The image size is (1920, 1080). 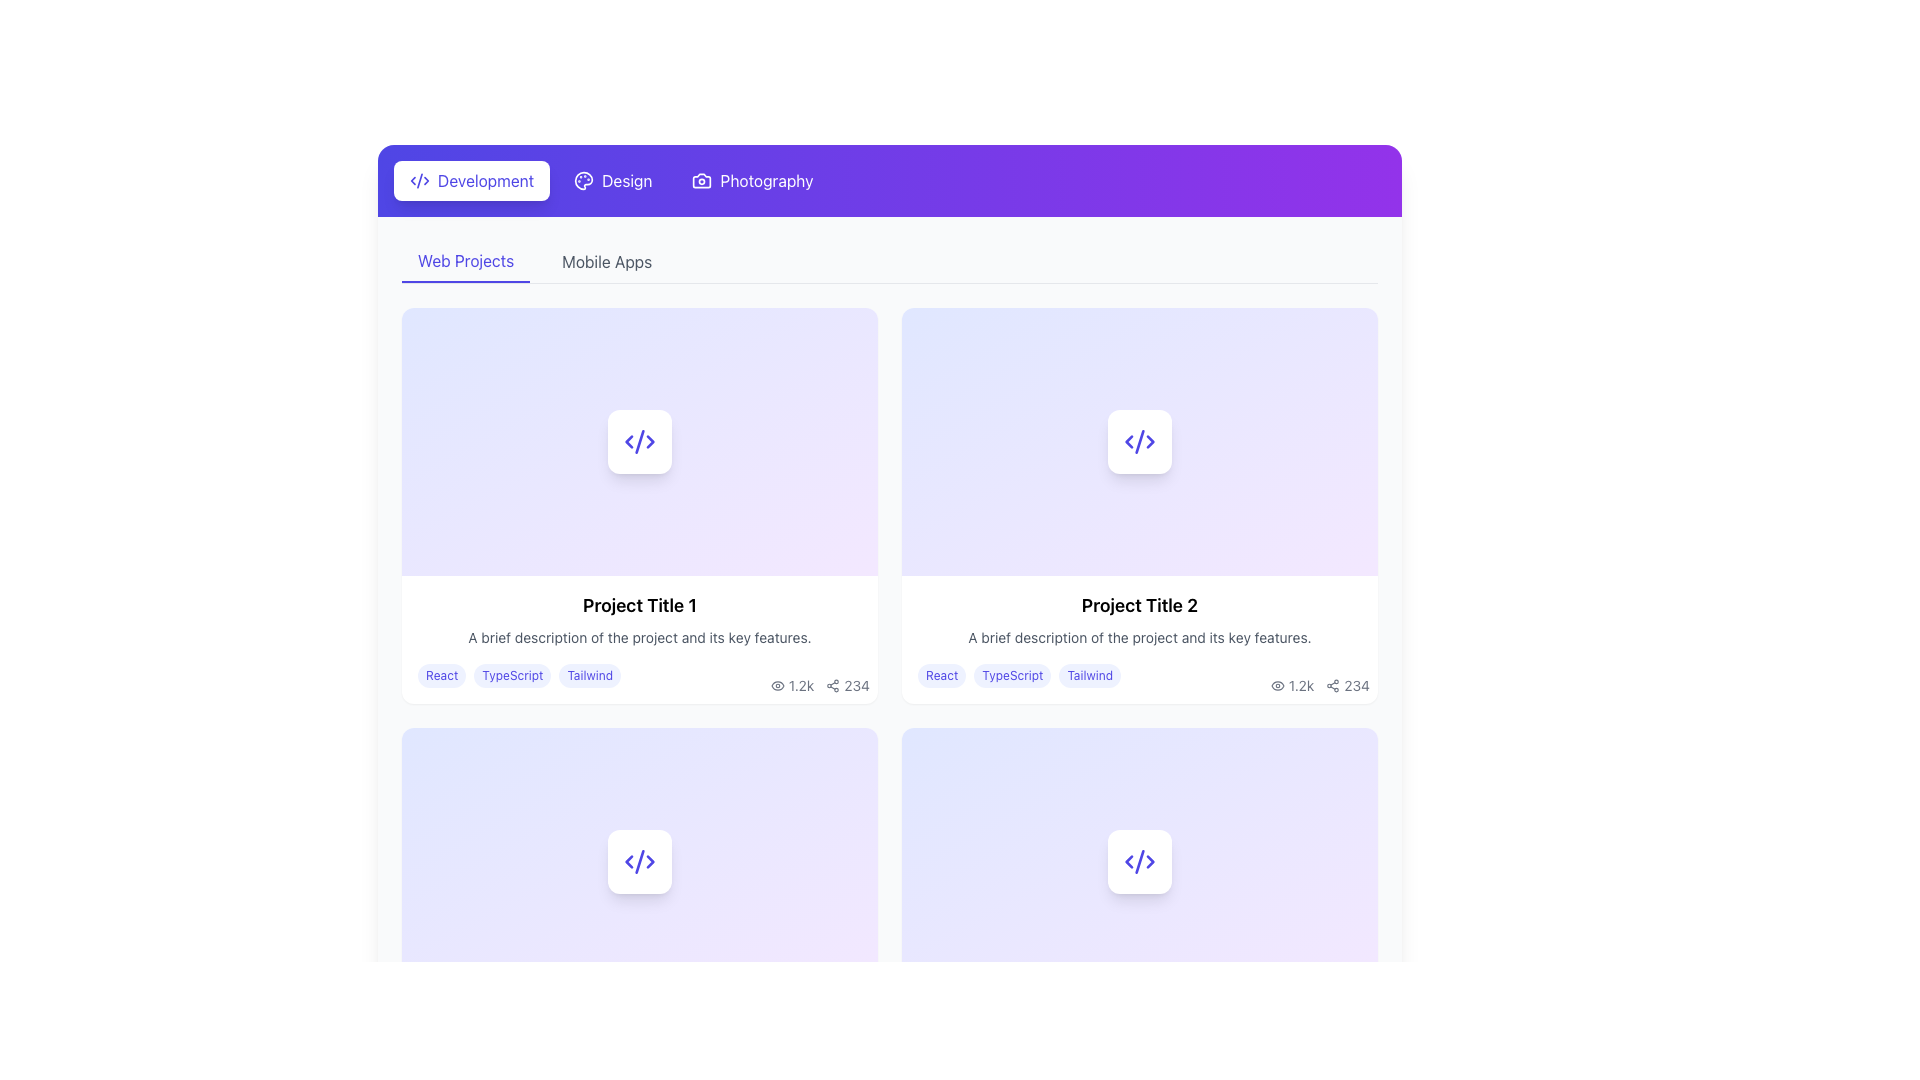 What do you see at coordinates (1301, 684) in the screenshot?
I see `the static text displaying '1.2k', which is located in the footer of the card for 'Project Title 2', positioned to the right of an eye icon and before the text element showing '234'` at bounding box center [1301, 684].